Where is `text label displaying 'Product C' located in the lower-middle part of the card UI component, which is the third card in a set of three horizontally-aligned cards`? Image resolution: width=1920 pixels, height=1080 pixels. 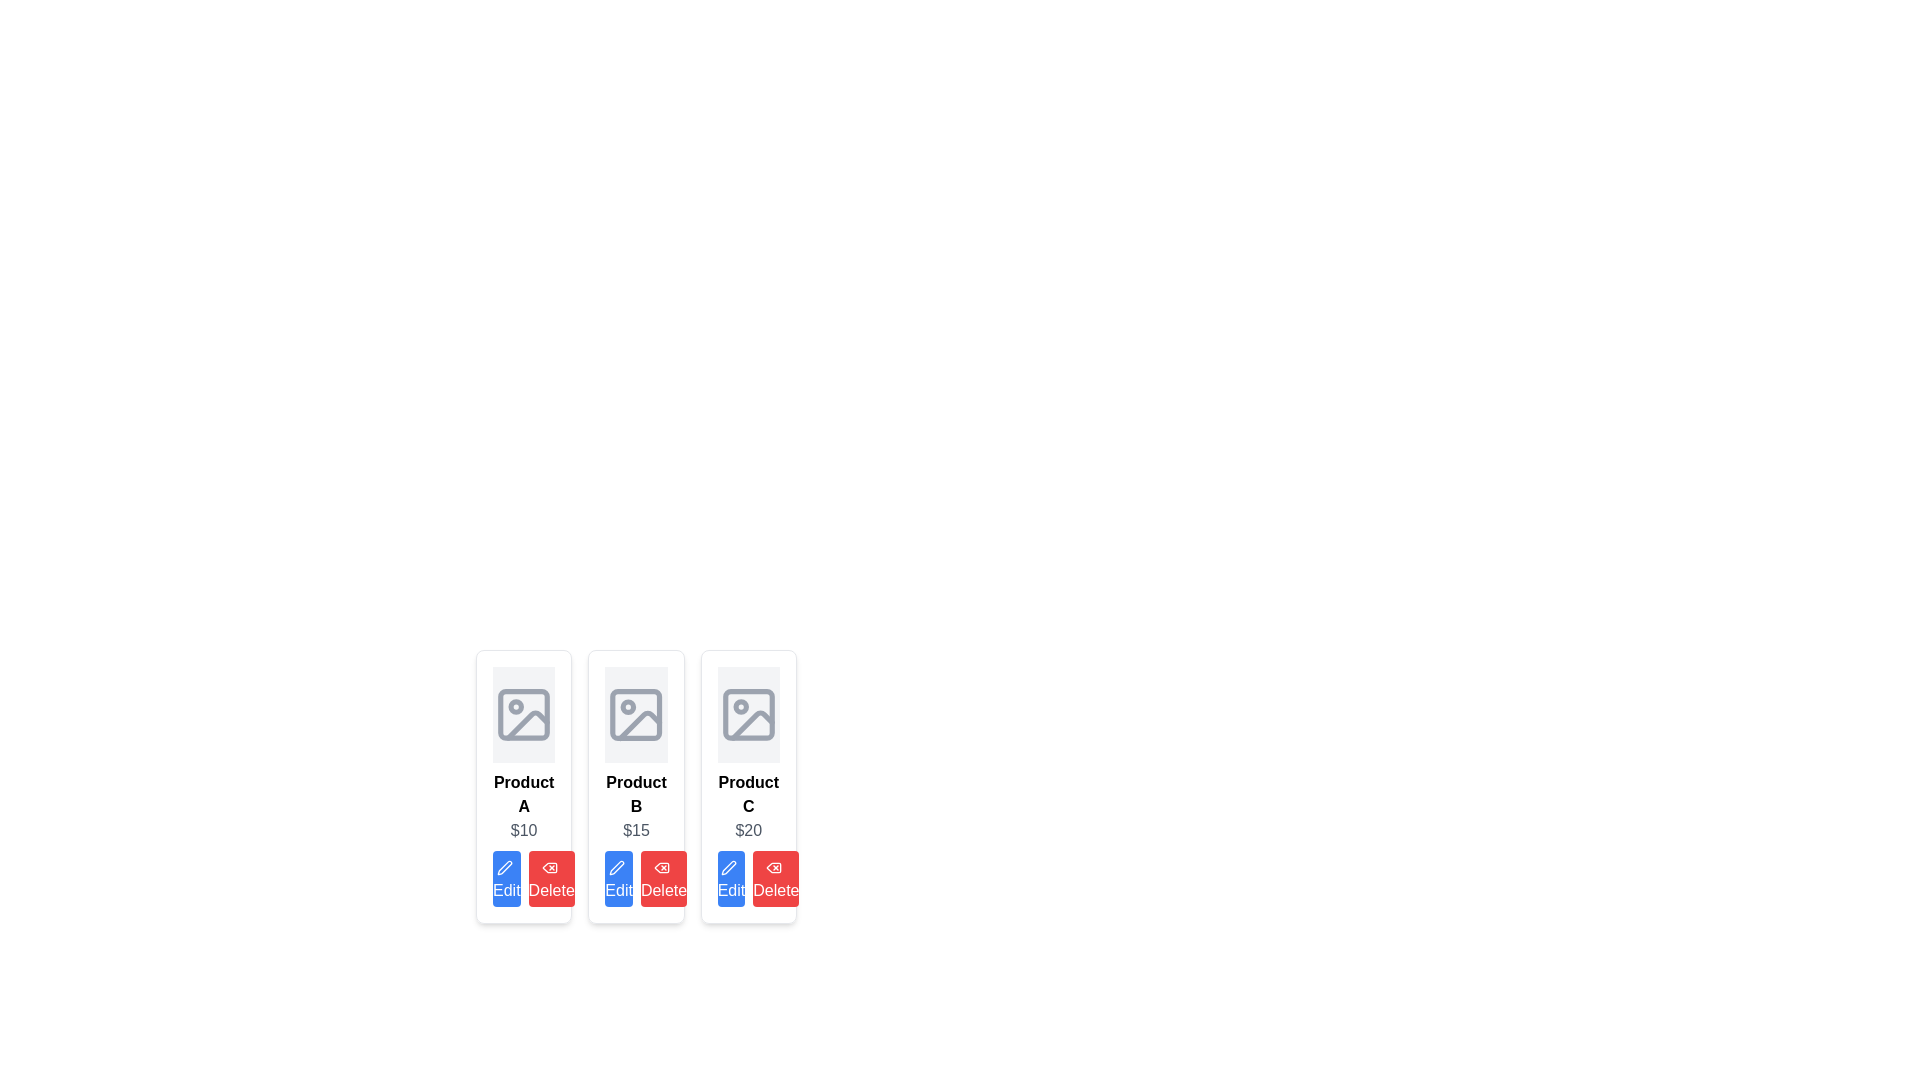
text label displaying 'Product C' located in the lower-middle part of the card UI component, which is the third card in a set of three horizontally-aligned cards is located at coordinates (747, 793).